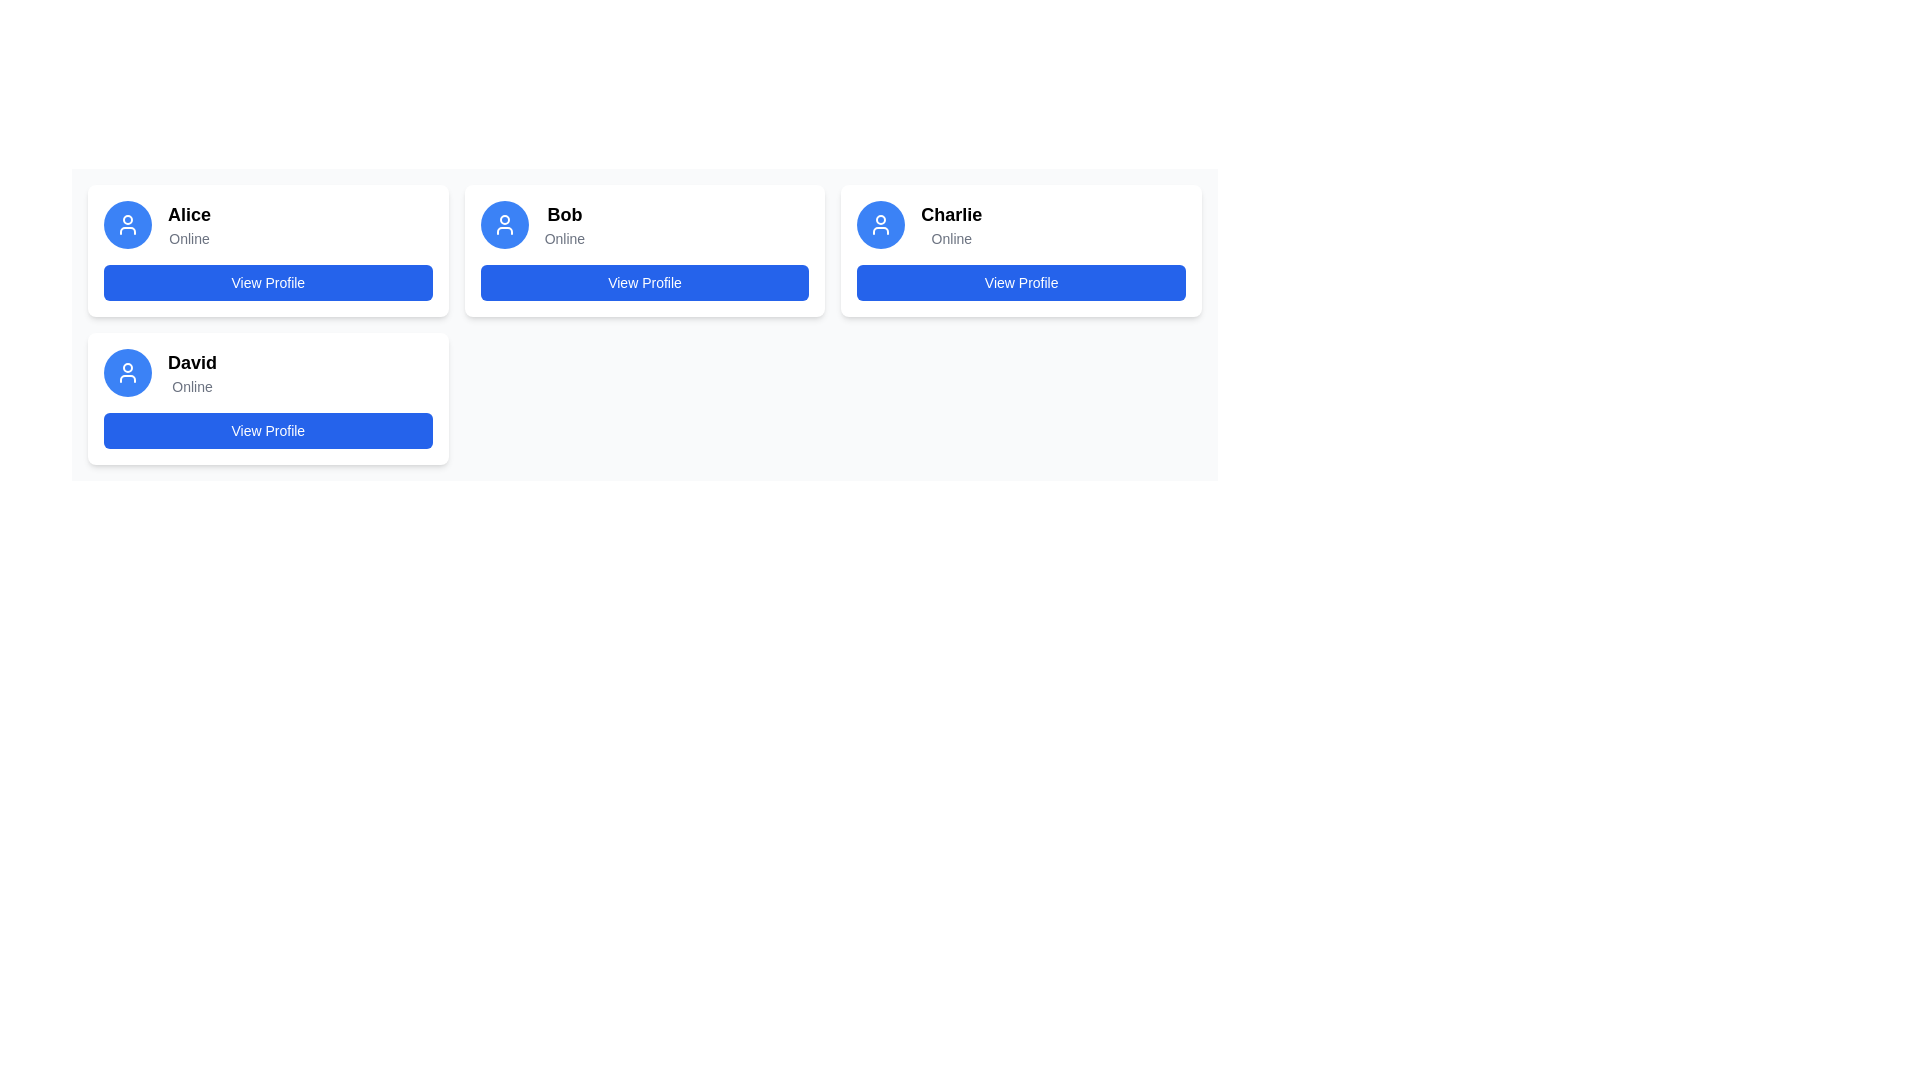 This screenshot has width=1920, height=1080. Describe the element at coordinates (1021, 249) in the screenshot. I see `User Profile Card for Charlie, which features a profile picture, the name 'Charlie' in bold text, and a blue 'View Profile' button at the bottom` at that location.